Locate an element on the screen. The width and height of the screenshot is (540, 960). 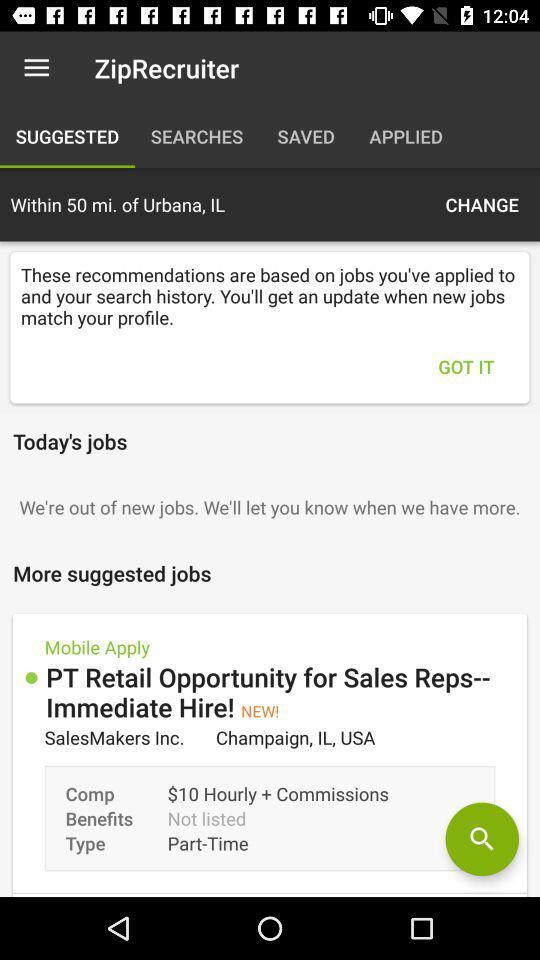
magnify is located at coordinates (481, 839).